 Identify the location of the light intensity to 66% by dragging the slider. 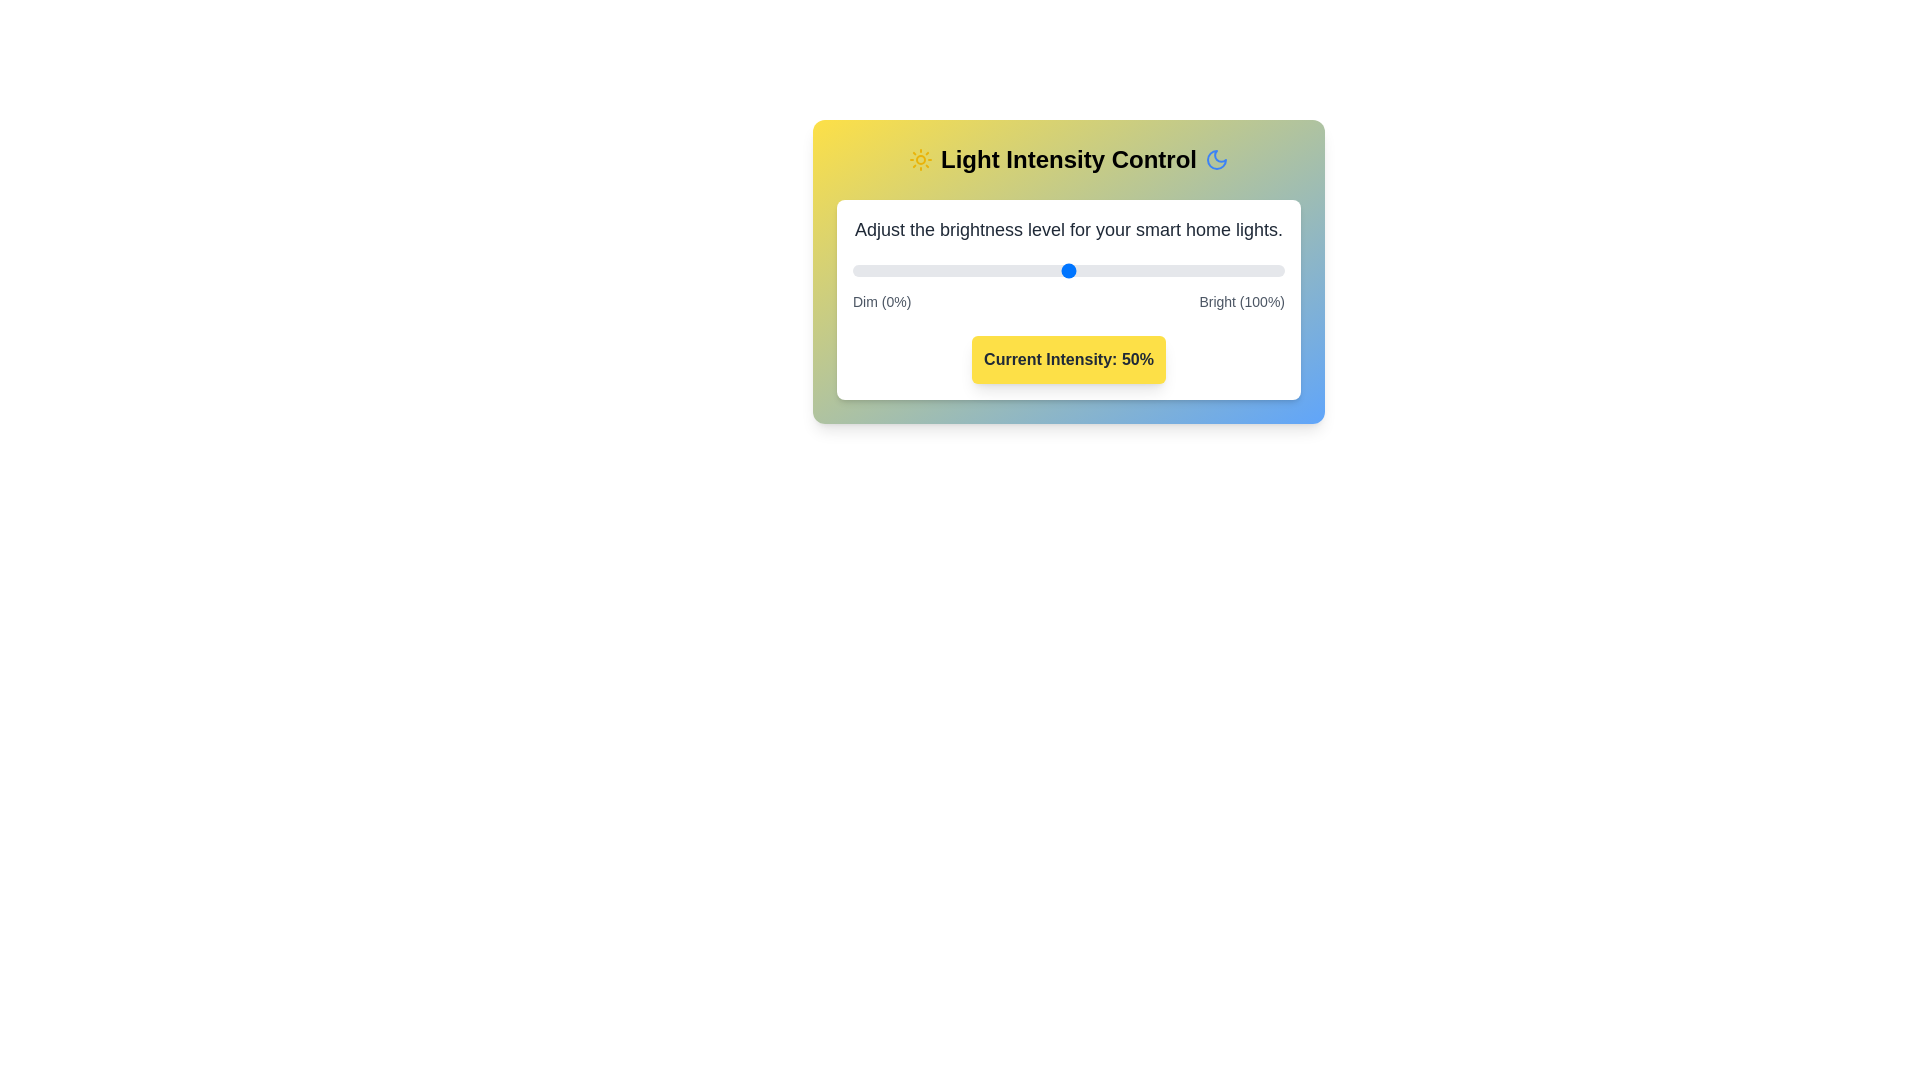
(1138, 270).